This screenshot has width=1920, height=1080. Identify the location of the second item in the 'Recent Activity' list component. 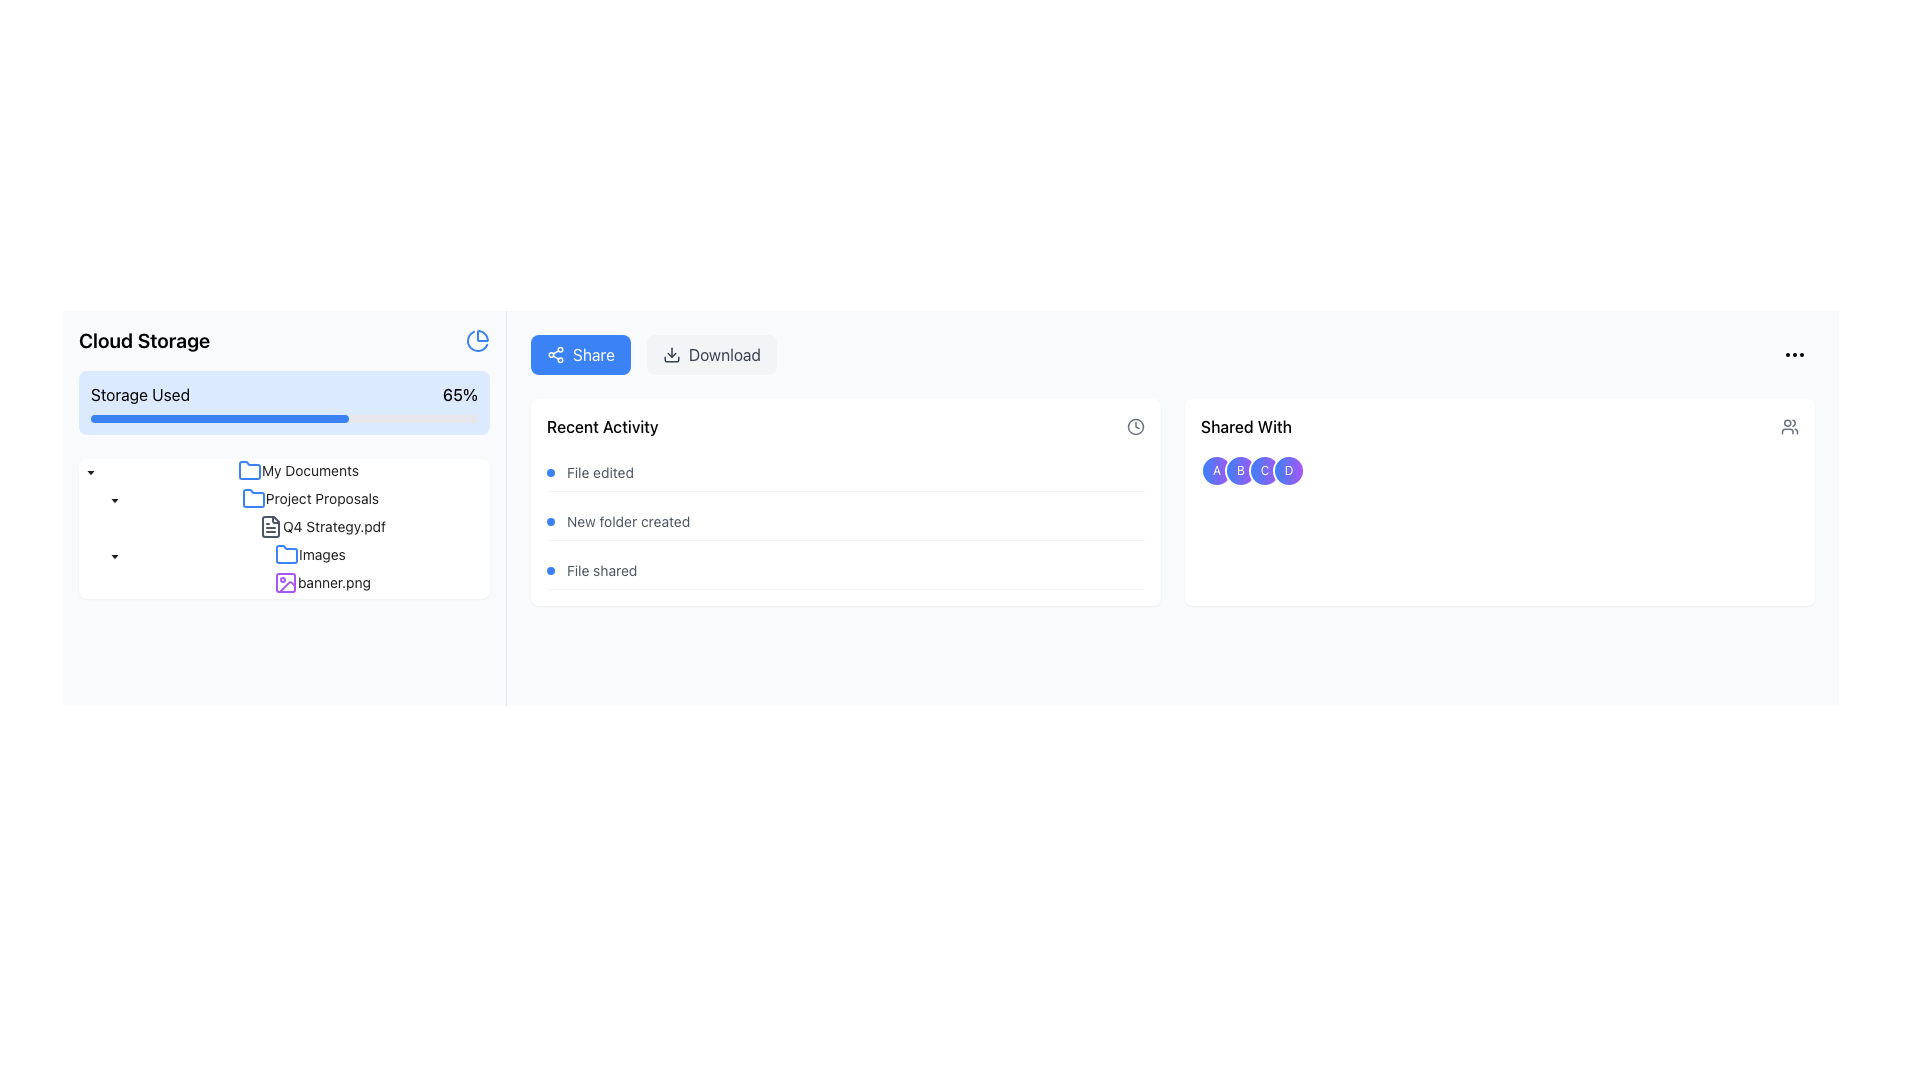
(845, 521).